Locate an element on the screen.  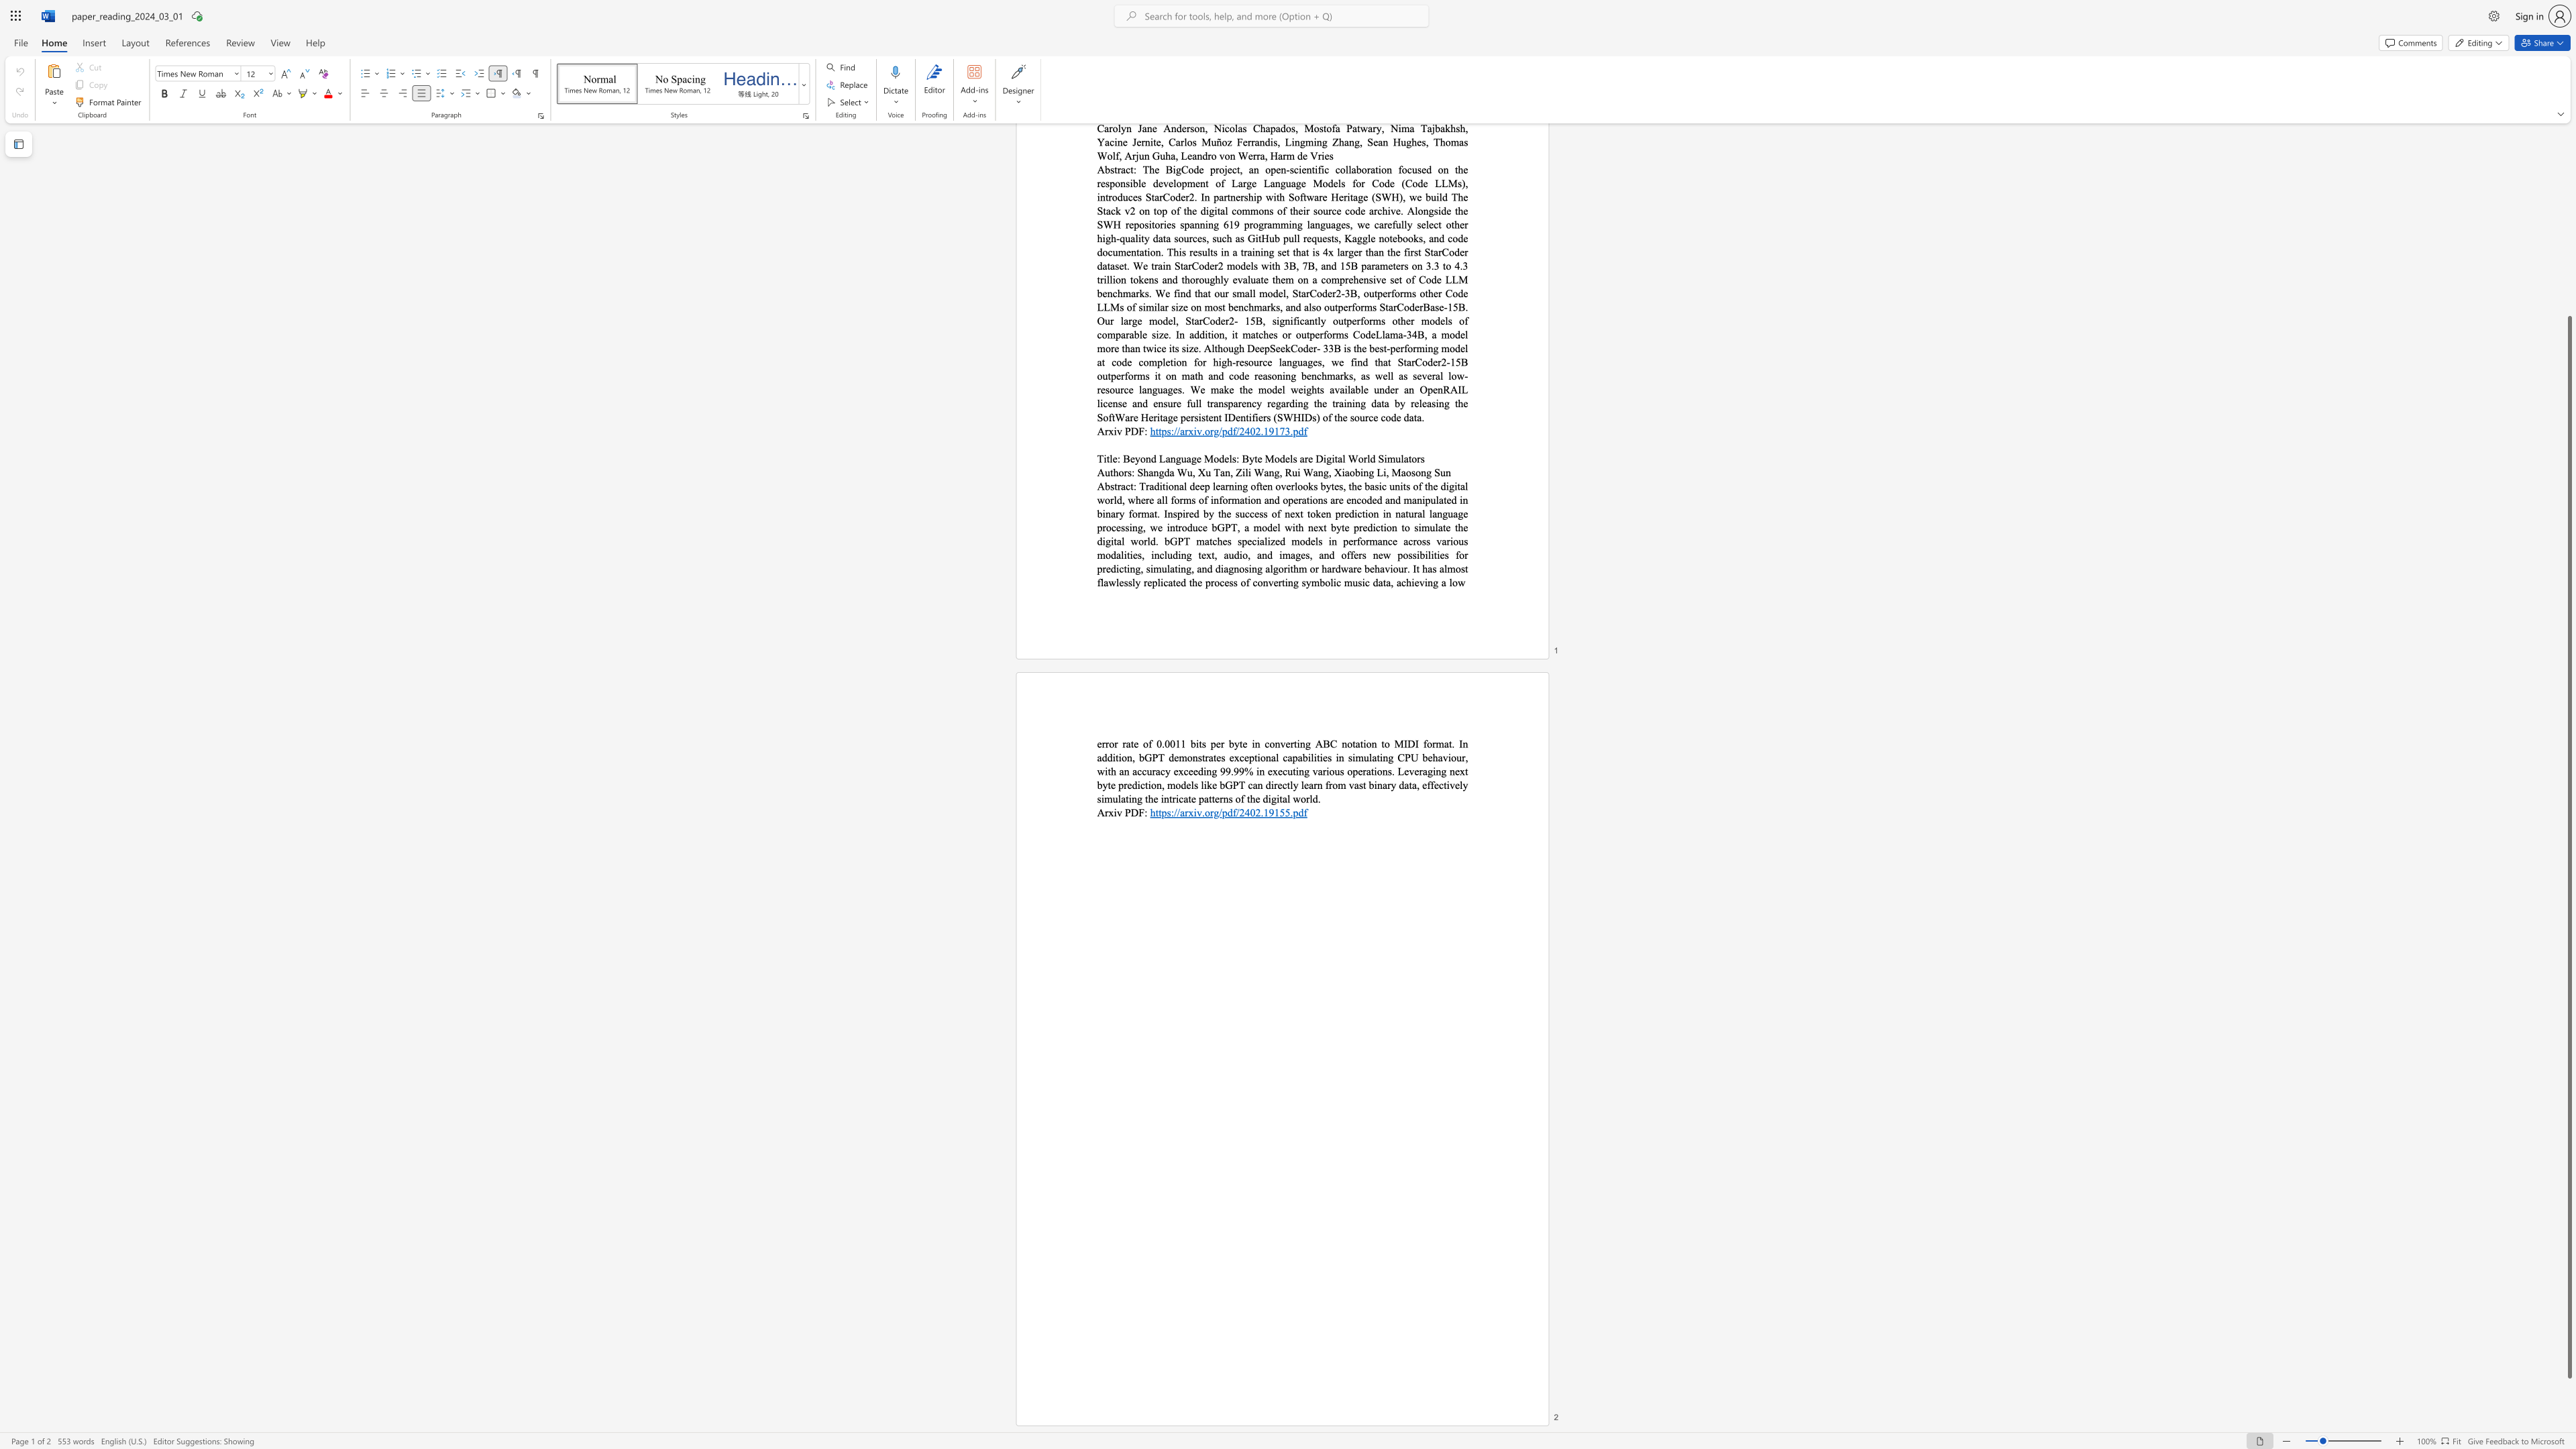
the vertical scrollbar to raise the page content is located at coordinates (2568, 254).